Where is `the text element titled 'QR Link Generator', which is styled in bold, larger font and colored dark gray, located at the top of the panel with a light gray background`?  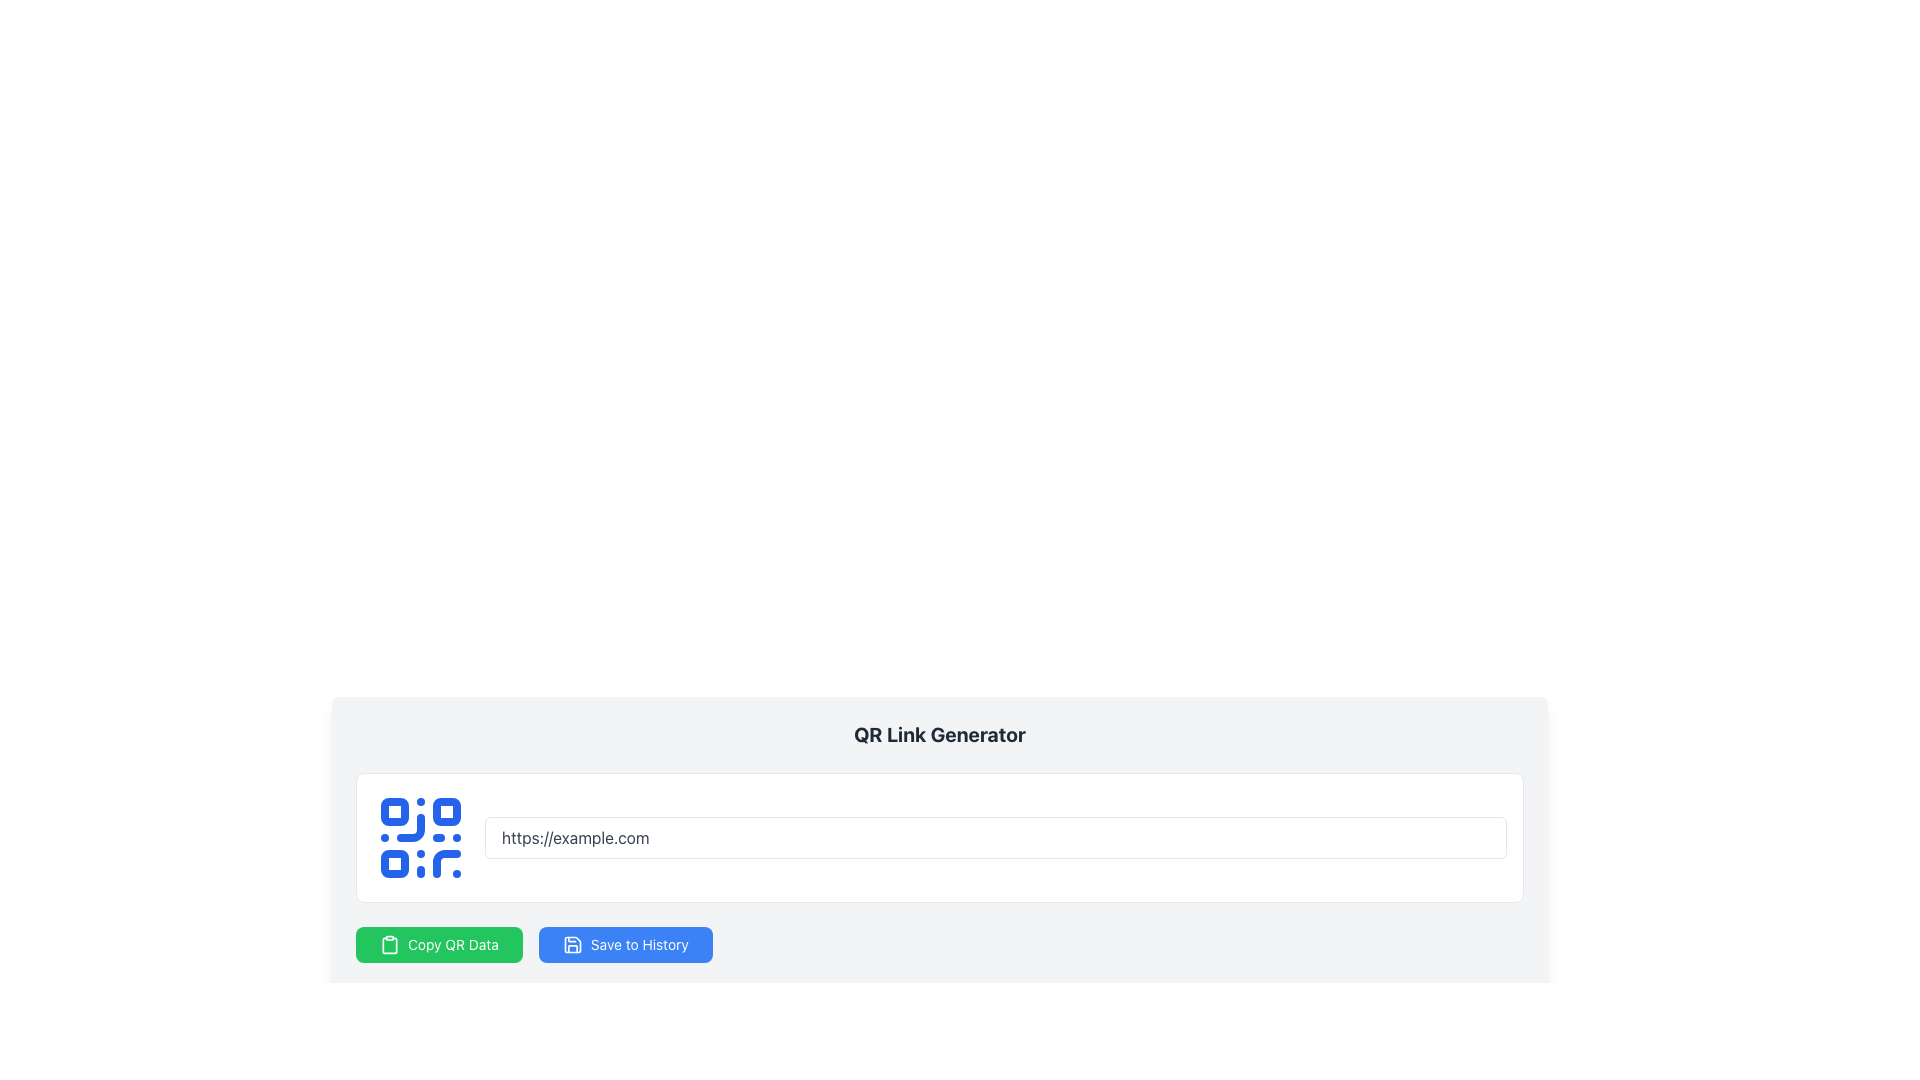
the text element titled 'QR Link Generator', which is styled in bold, larger font and colored dark gray, located at the top of the panel with a light gray background is located at coordinates (939, 735).